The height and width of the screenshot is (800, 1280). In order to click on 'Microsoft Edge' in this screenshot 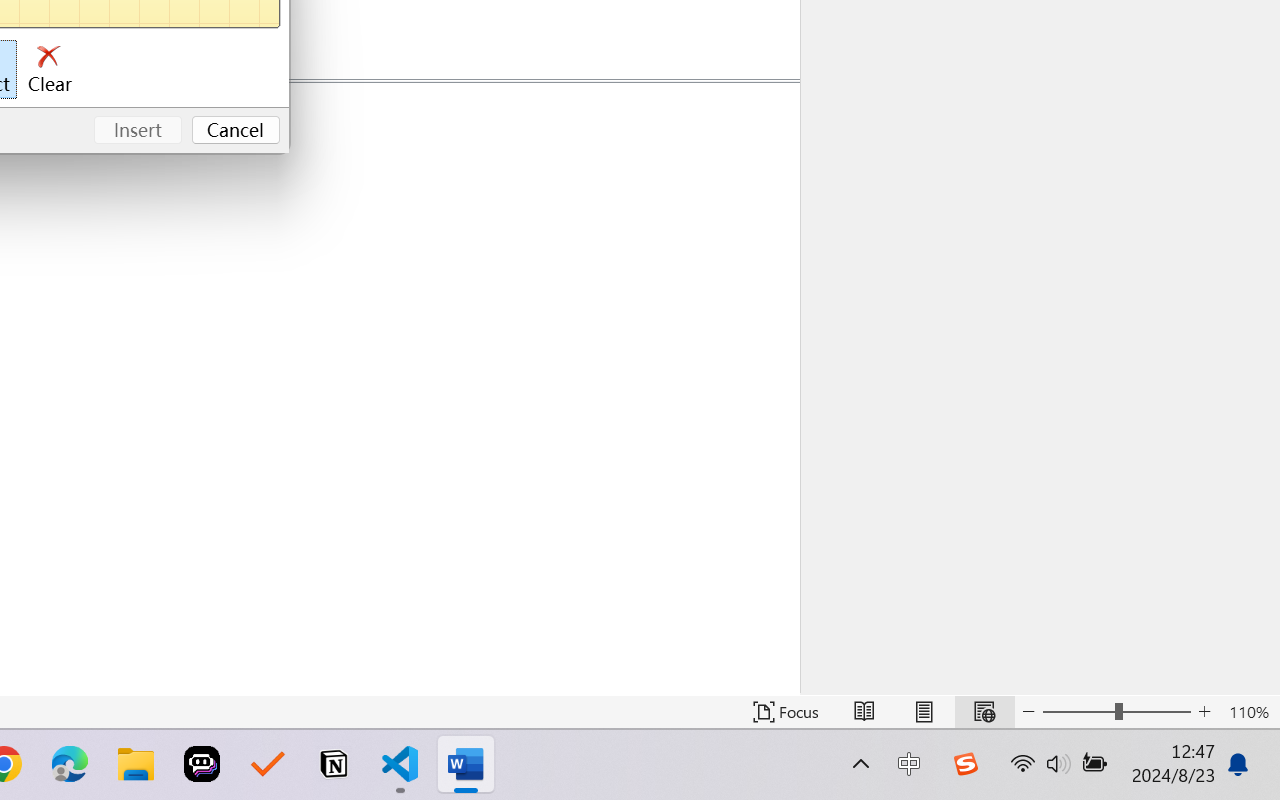, I will do `click(69, 764)`.